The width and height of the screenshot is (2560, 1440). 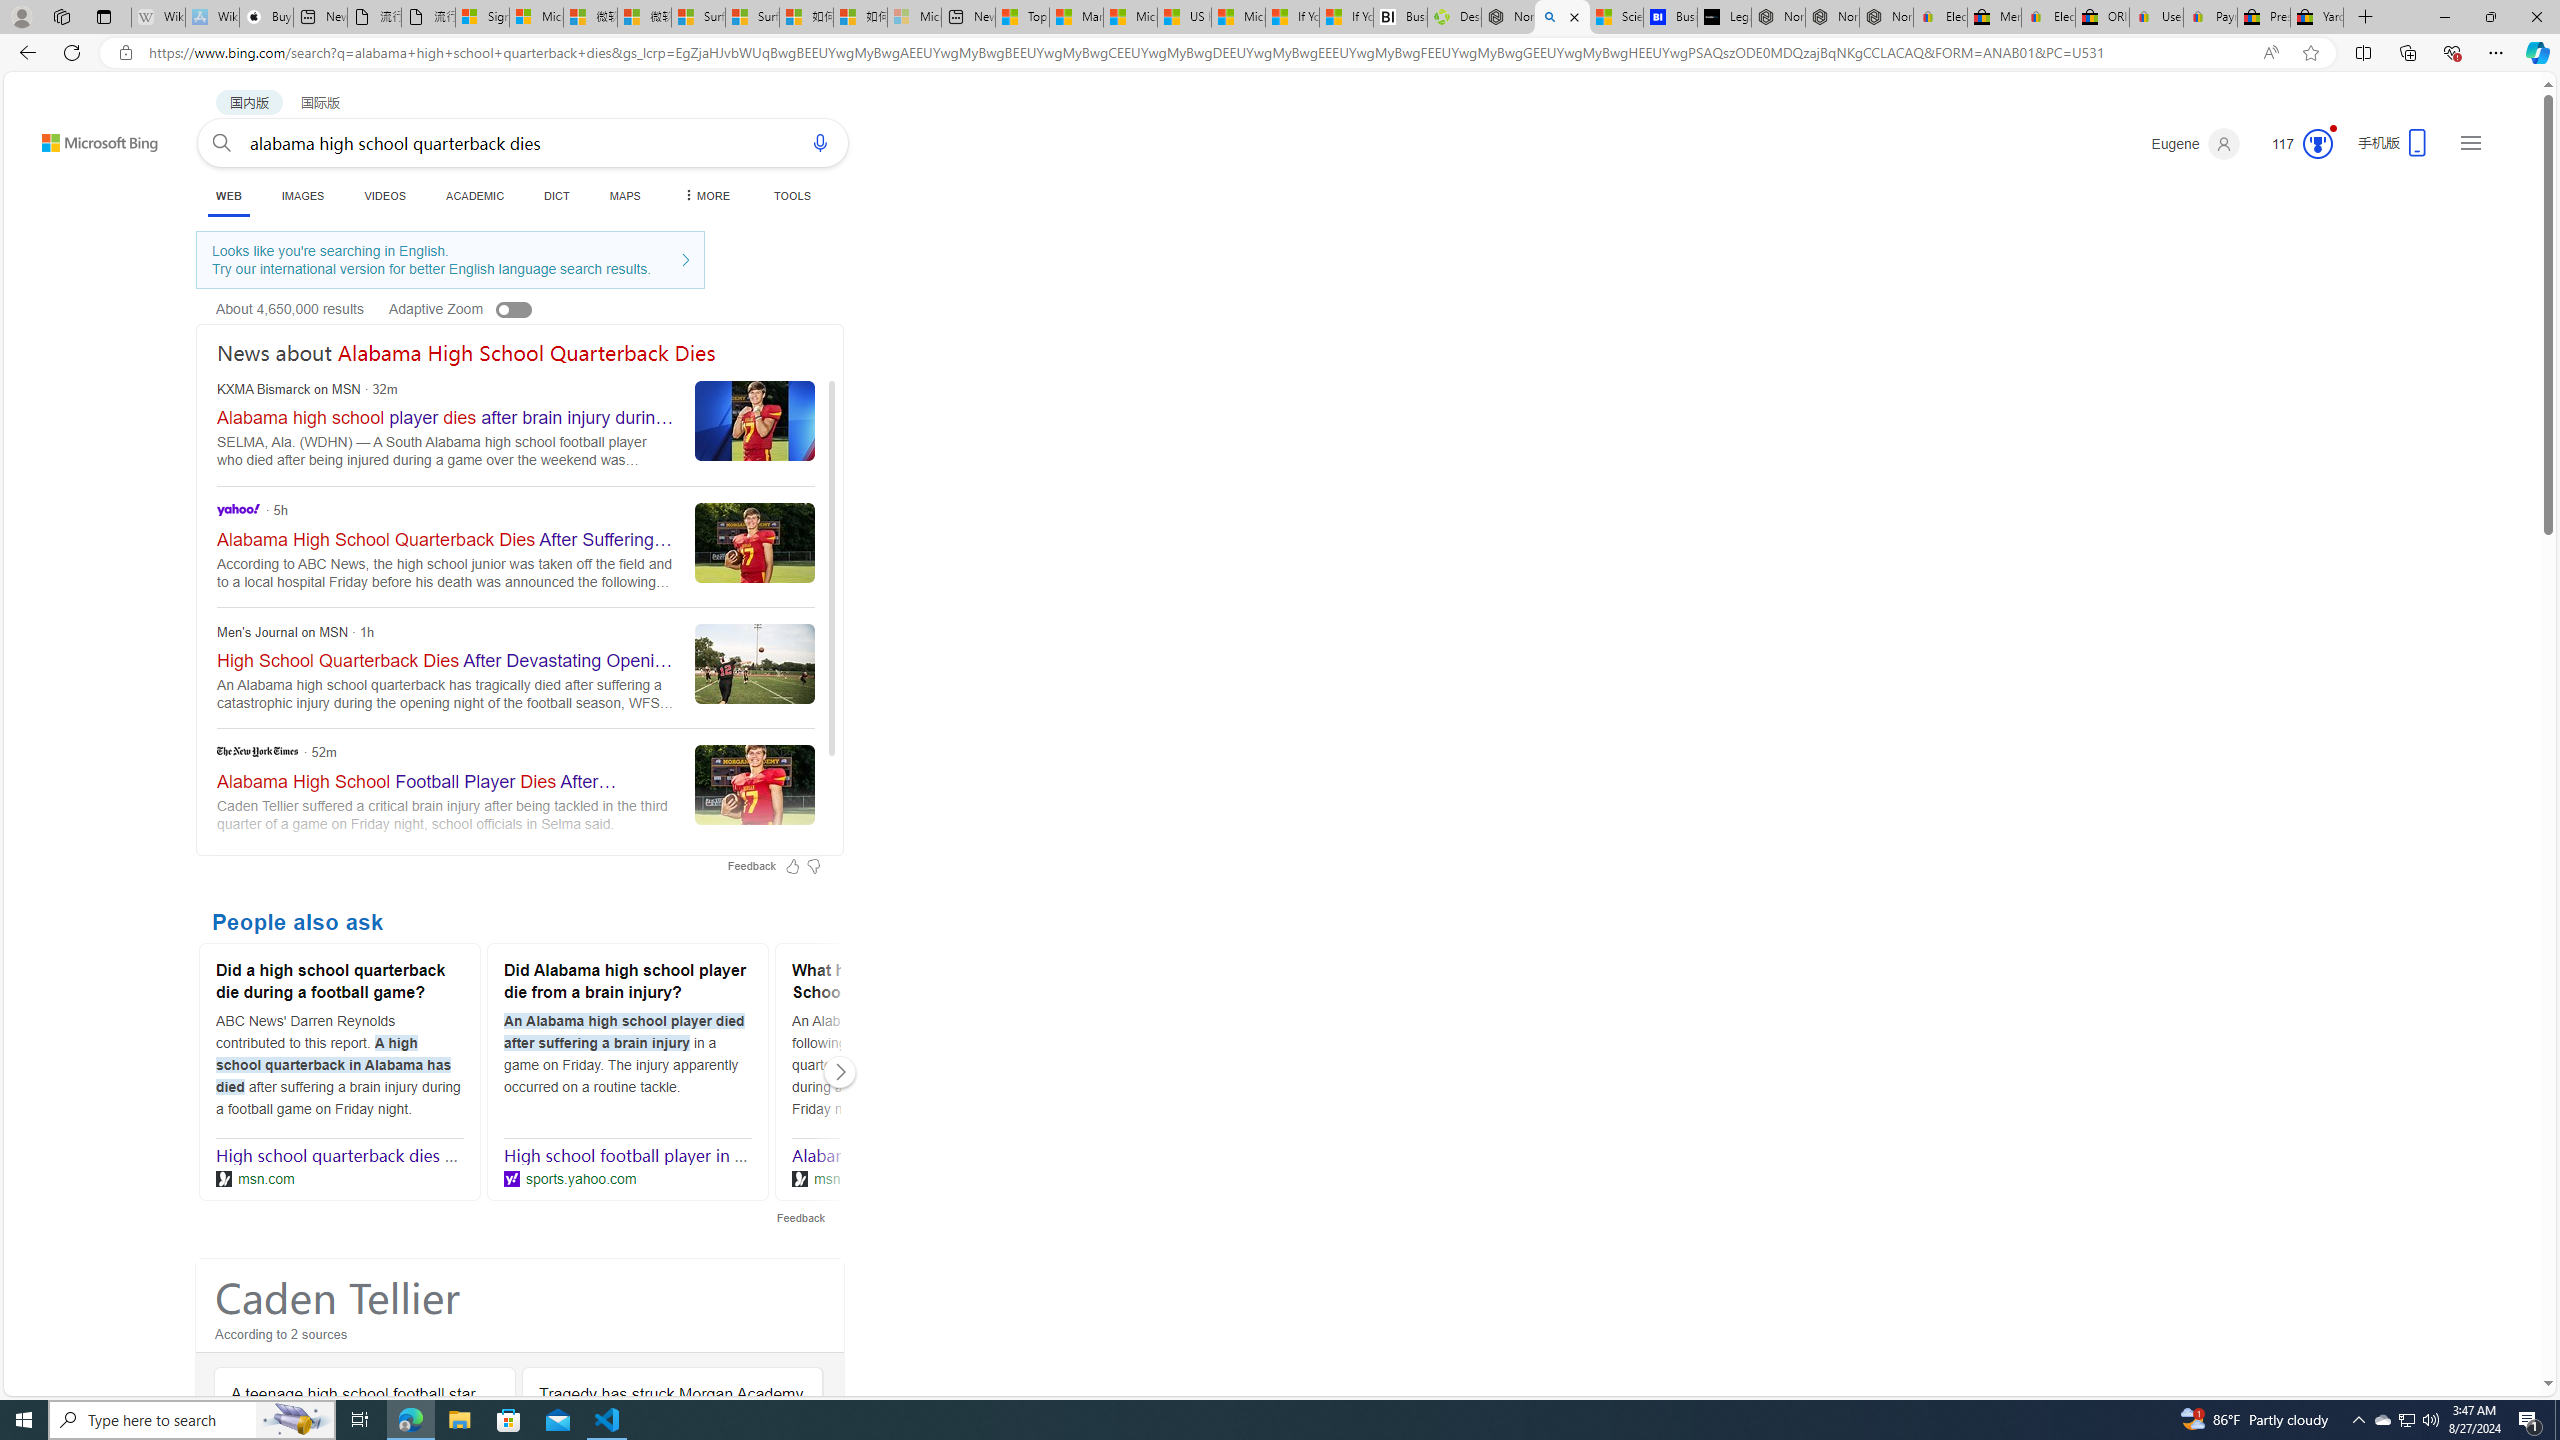 What do you see at coordinates (624, 195) in the screenshot?
I see `'MAPS'` at bounding box center [624, 195].